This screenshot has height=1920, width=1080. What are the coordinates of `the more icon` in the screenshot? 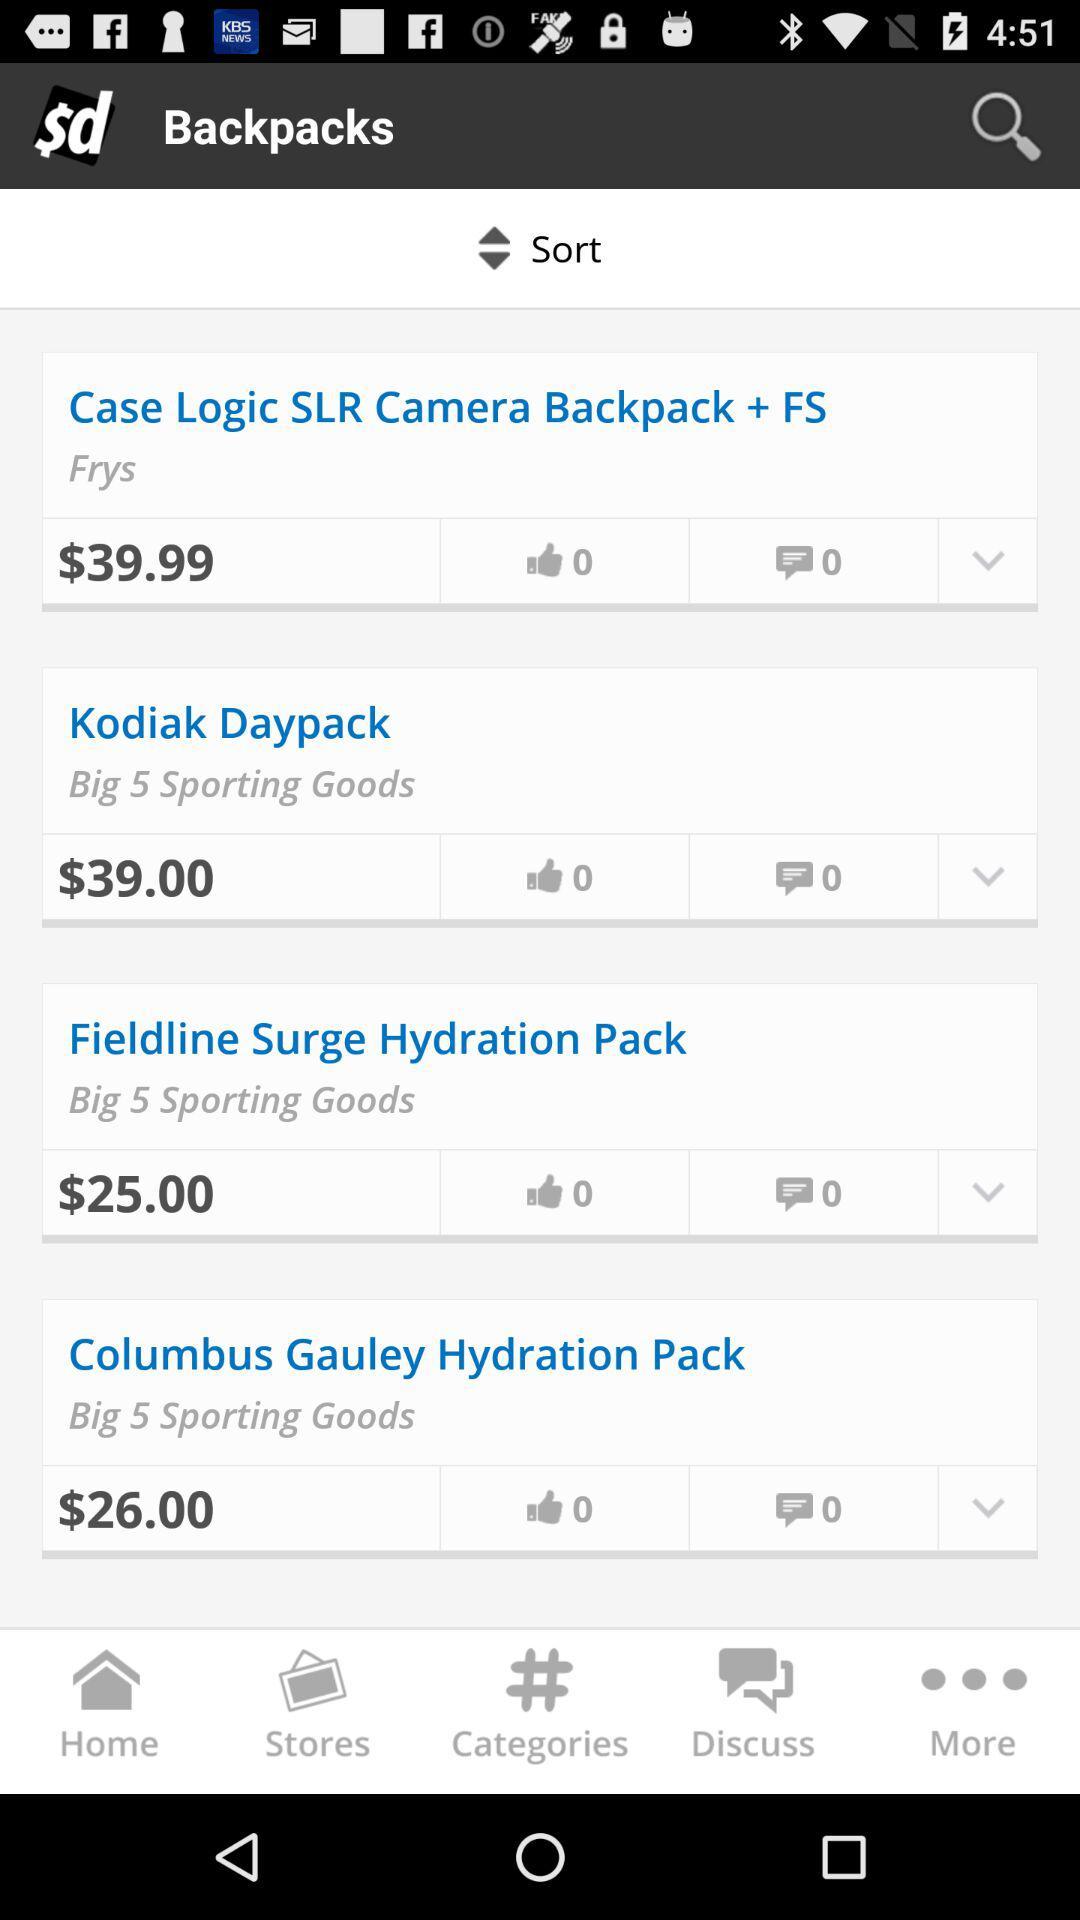 It's located at (970, 1836).